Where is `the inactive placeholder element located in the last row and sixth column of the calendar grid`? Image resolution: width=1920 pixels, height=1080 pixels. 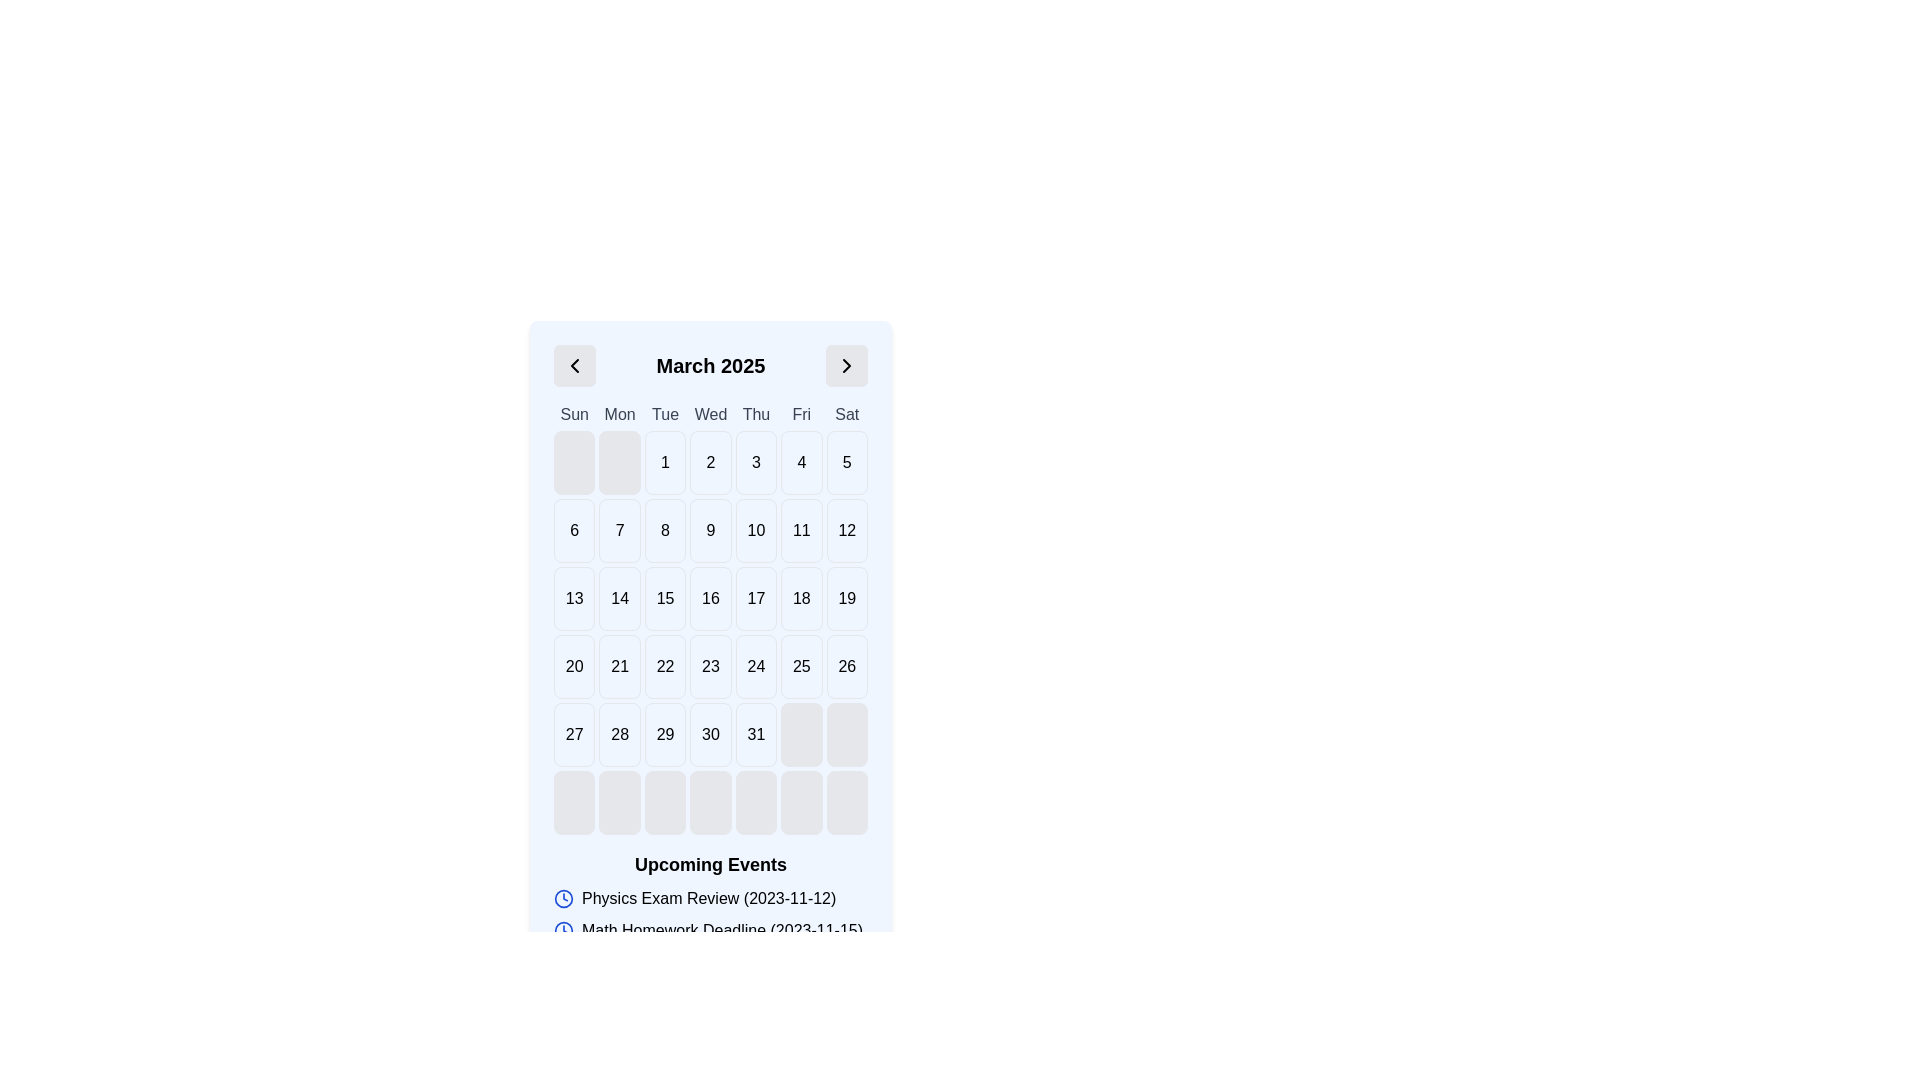 the inactive placeholder element located in the last row and sixth column of the calendar grid is located at coordinates (801, 801).